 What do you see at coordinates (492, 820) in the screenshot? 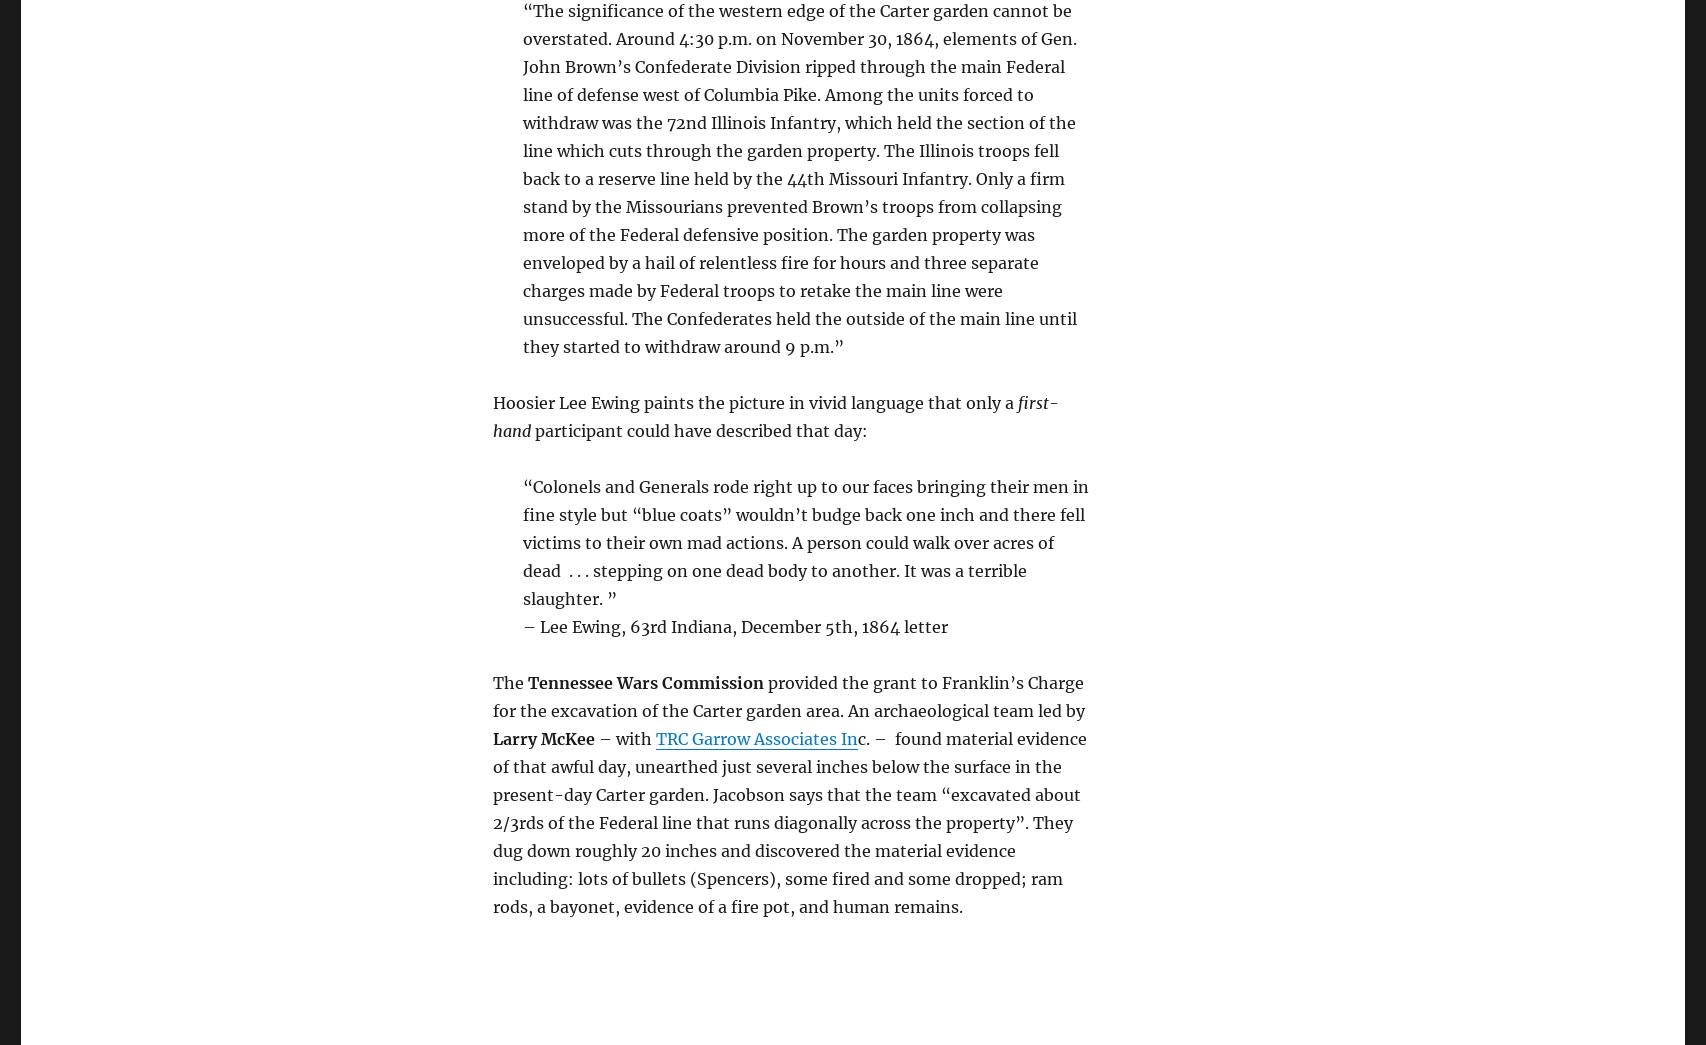
I see `'c. –  found material evidence of that awful day, unearthed just several inches below the surface in the present-day Carter garden. Jacobson says that the team “excavated about 2/3rds of the Federal line that runs diagonally across the property”. They dug down roughly 20 inches and discovered the material evidence including: lots of bullets (Spencers), some fired and some dropped; ram rods, a bayonet, evidence of a fire pot, and human remains.'` at bounding box center [492, 820].